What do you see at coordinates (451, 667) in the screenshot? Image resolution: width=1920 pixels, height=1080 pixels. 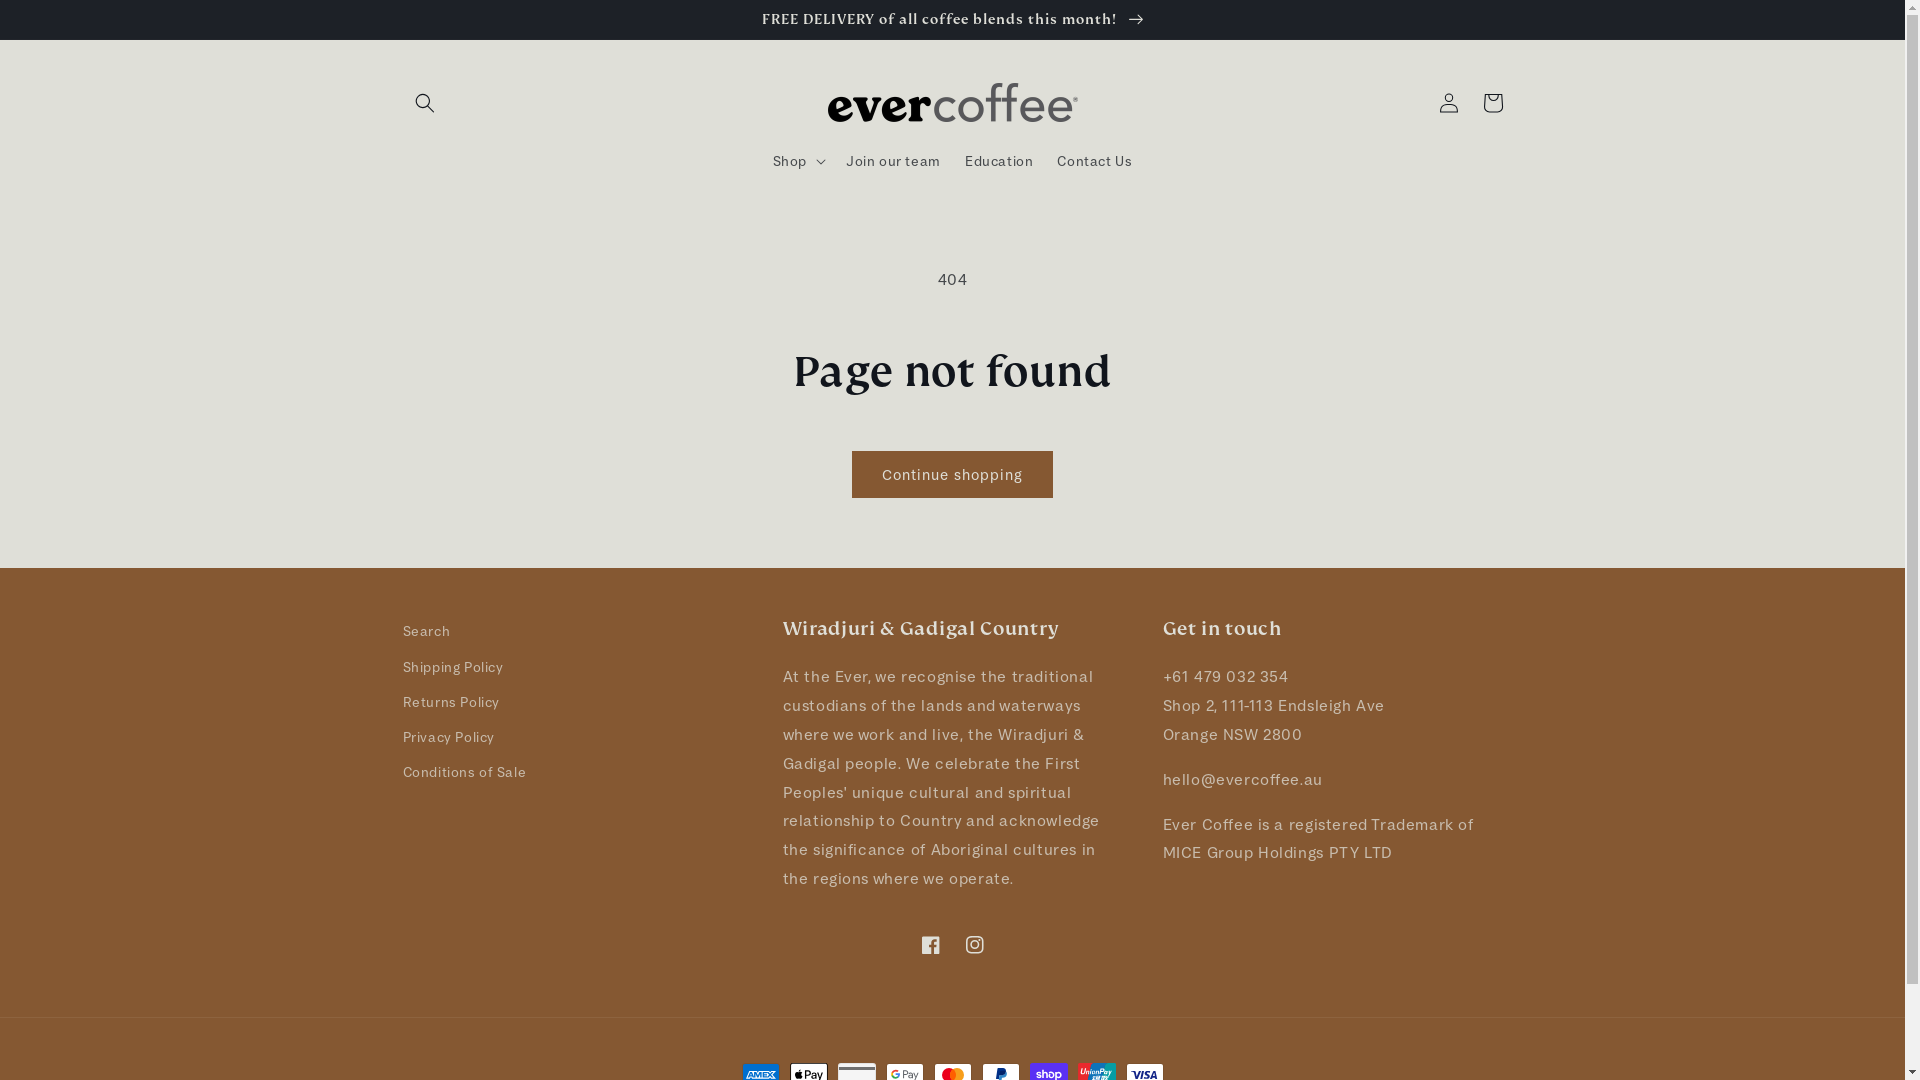 I see `'Shipping Policy'` at bounding box center [451, 667].